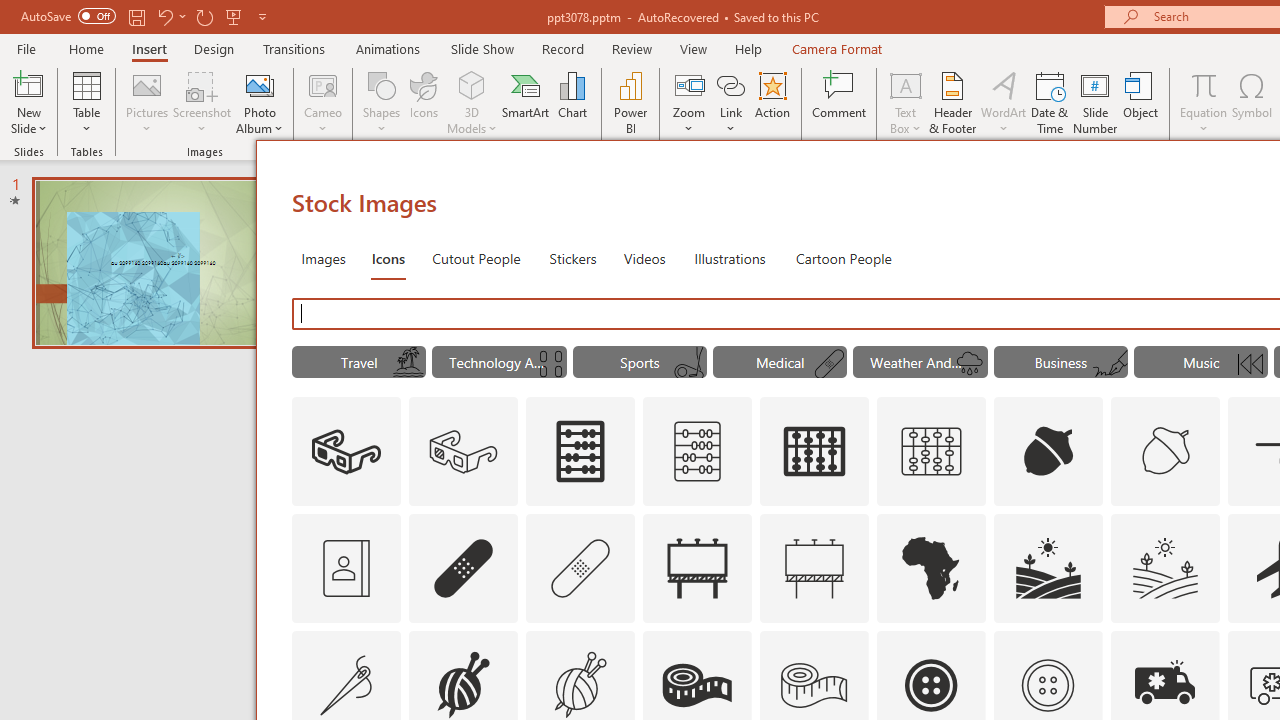  I want to click on '"Sports" Icons.', so click(640, 362).